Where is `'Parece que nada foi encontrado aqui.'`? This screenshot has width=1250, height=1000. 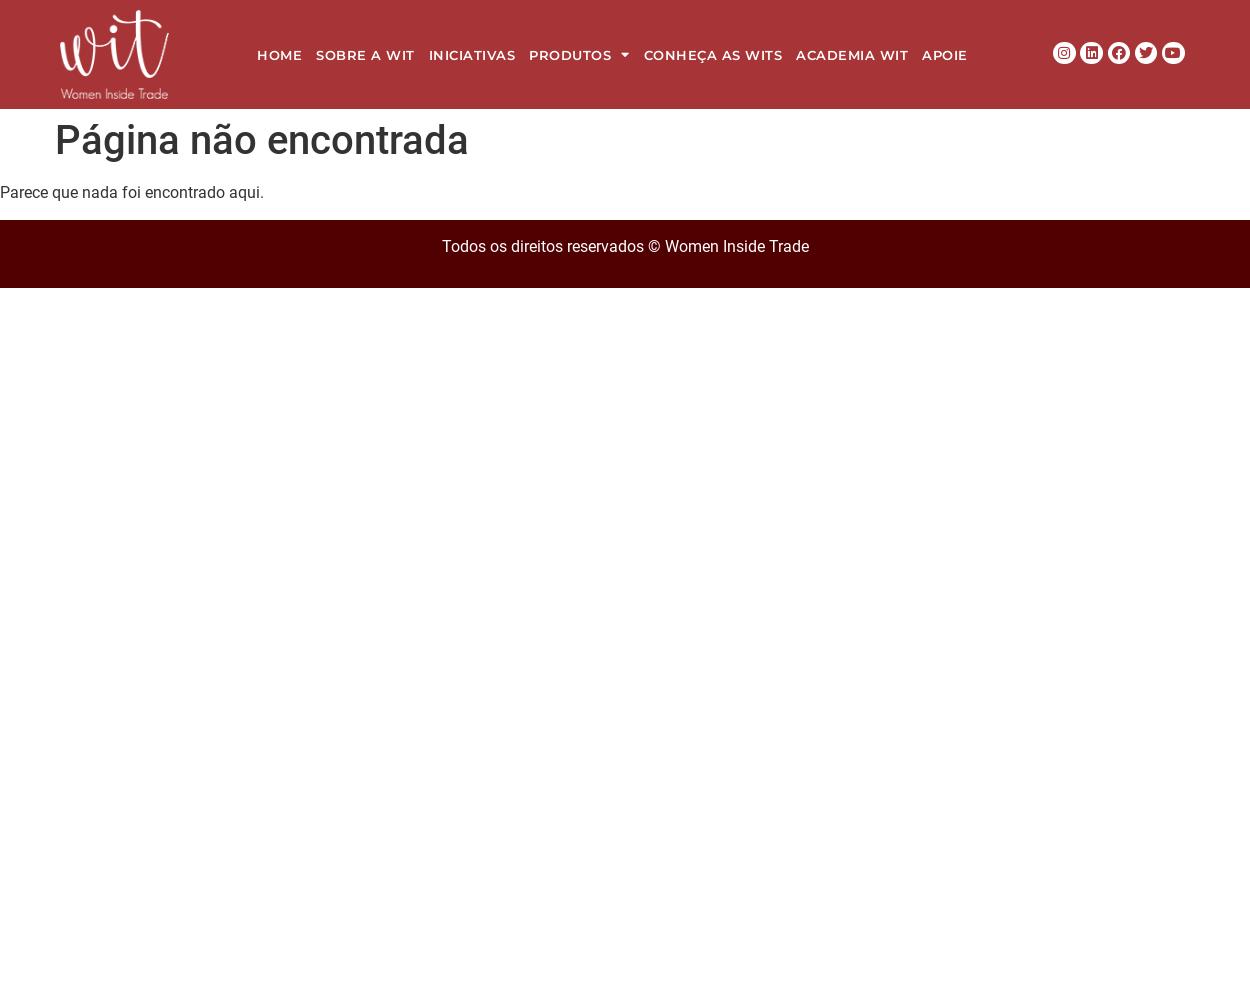
'Parece que nada foi encontrado aqui.' is located at coordinates (132, 191).